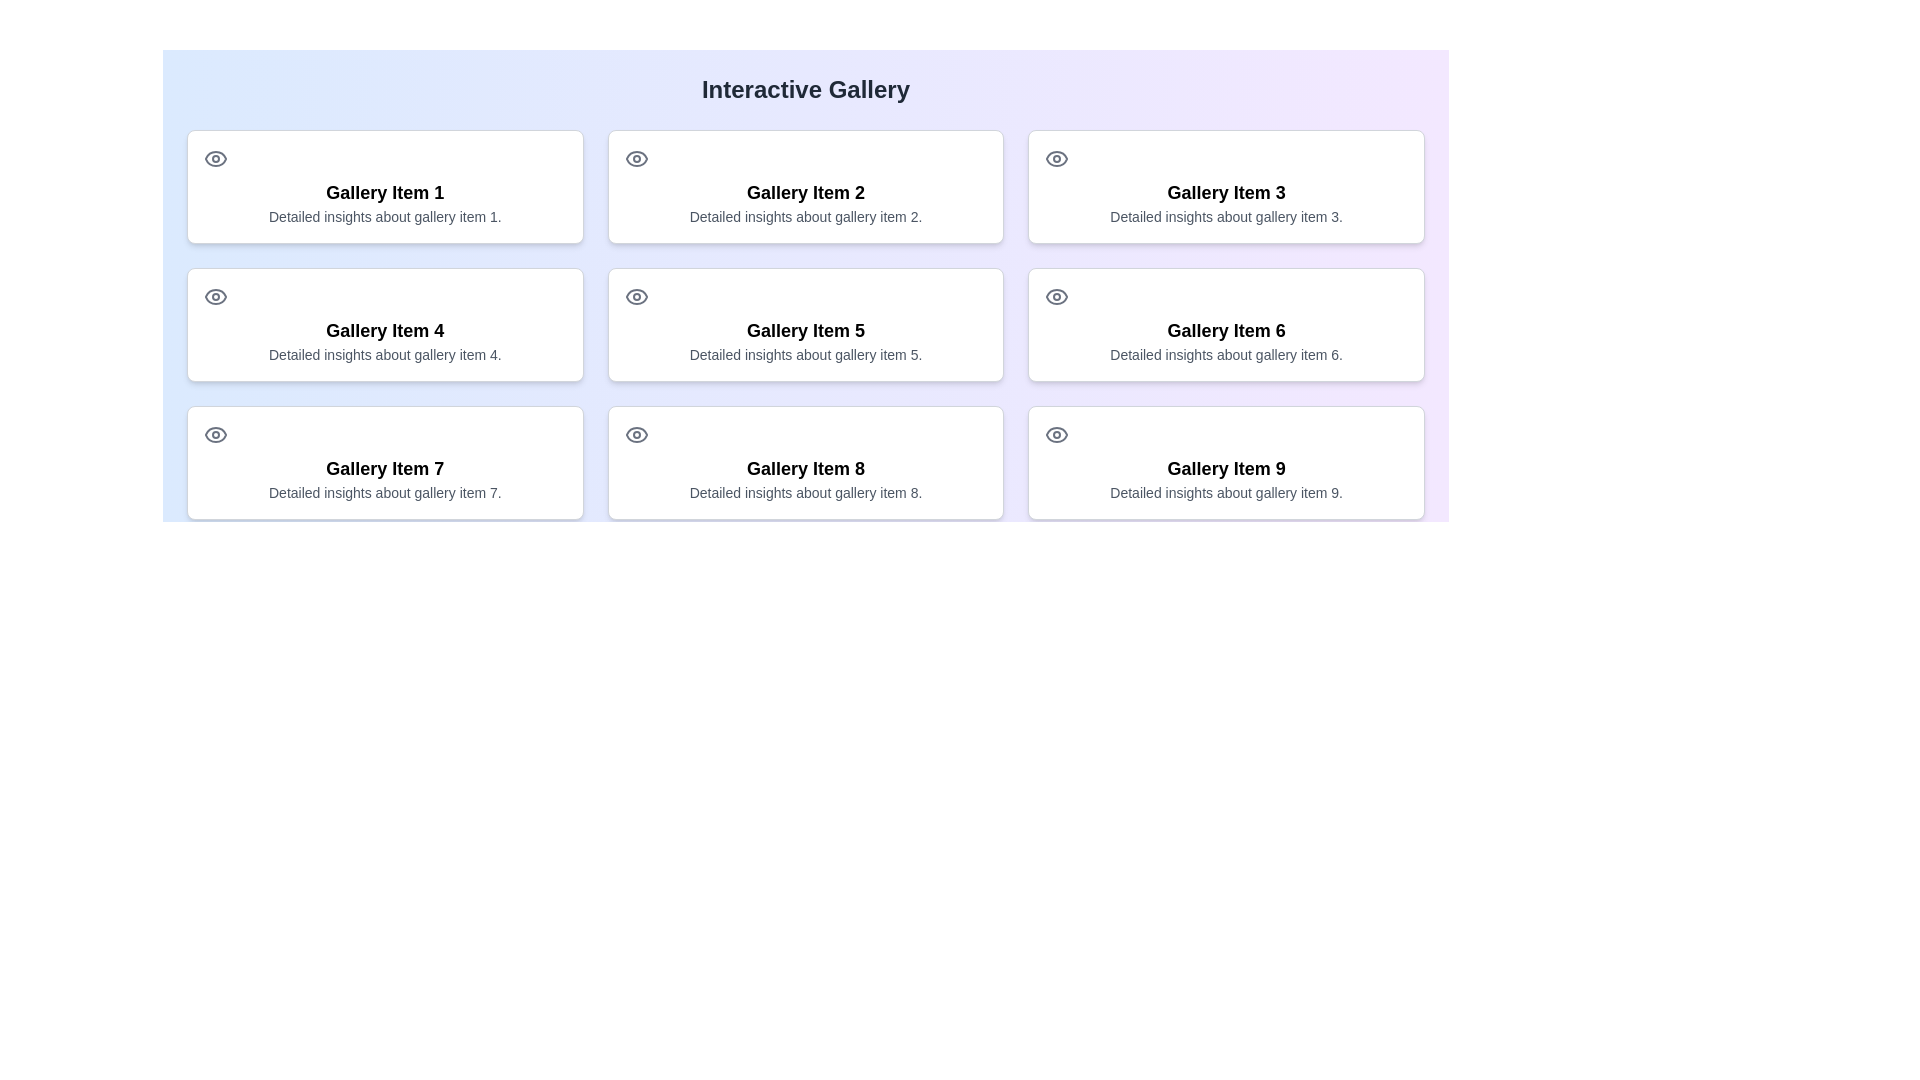 The image size is (1920, 1080). What do you see at coordinates (635, 297) in the screenshot?
I see `the eye-shaped SVG icon at the top-left corner of the card labeled 'Gallery Item 5'` at bounding box center [635, 297].